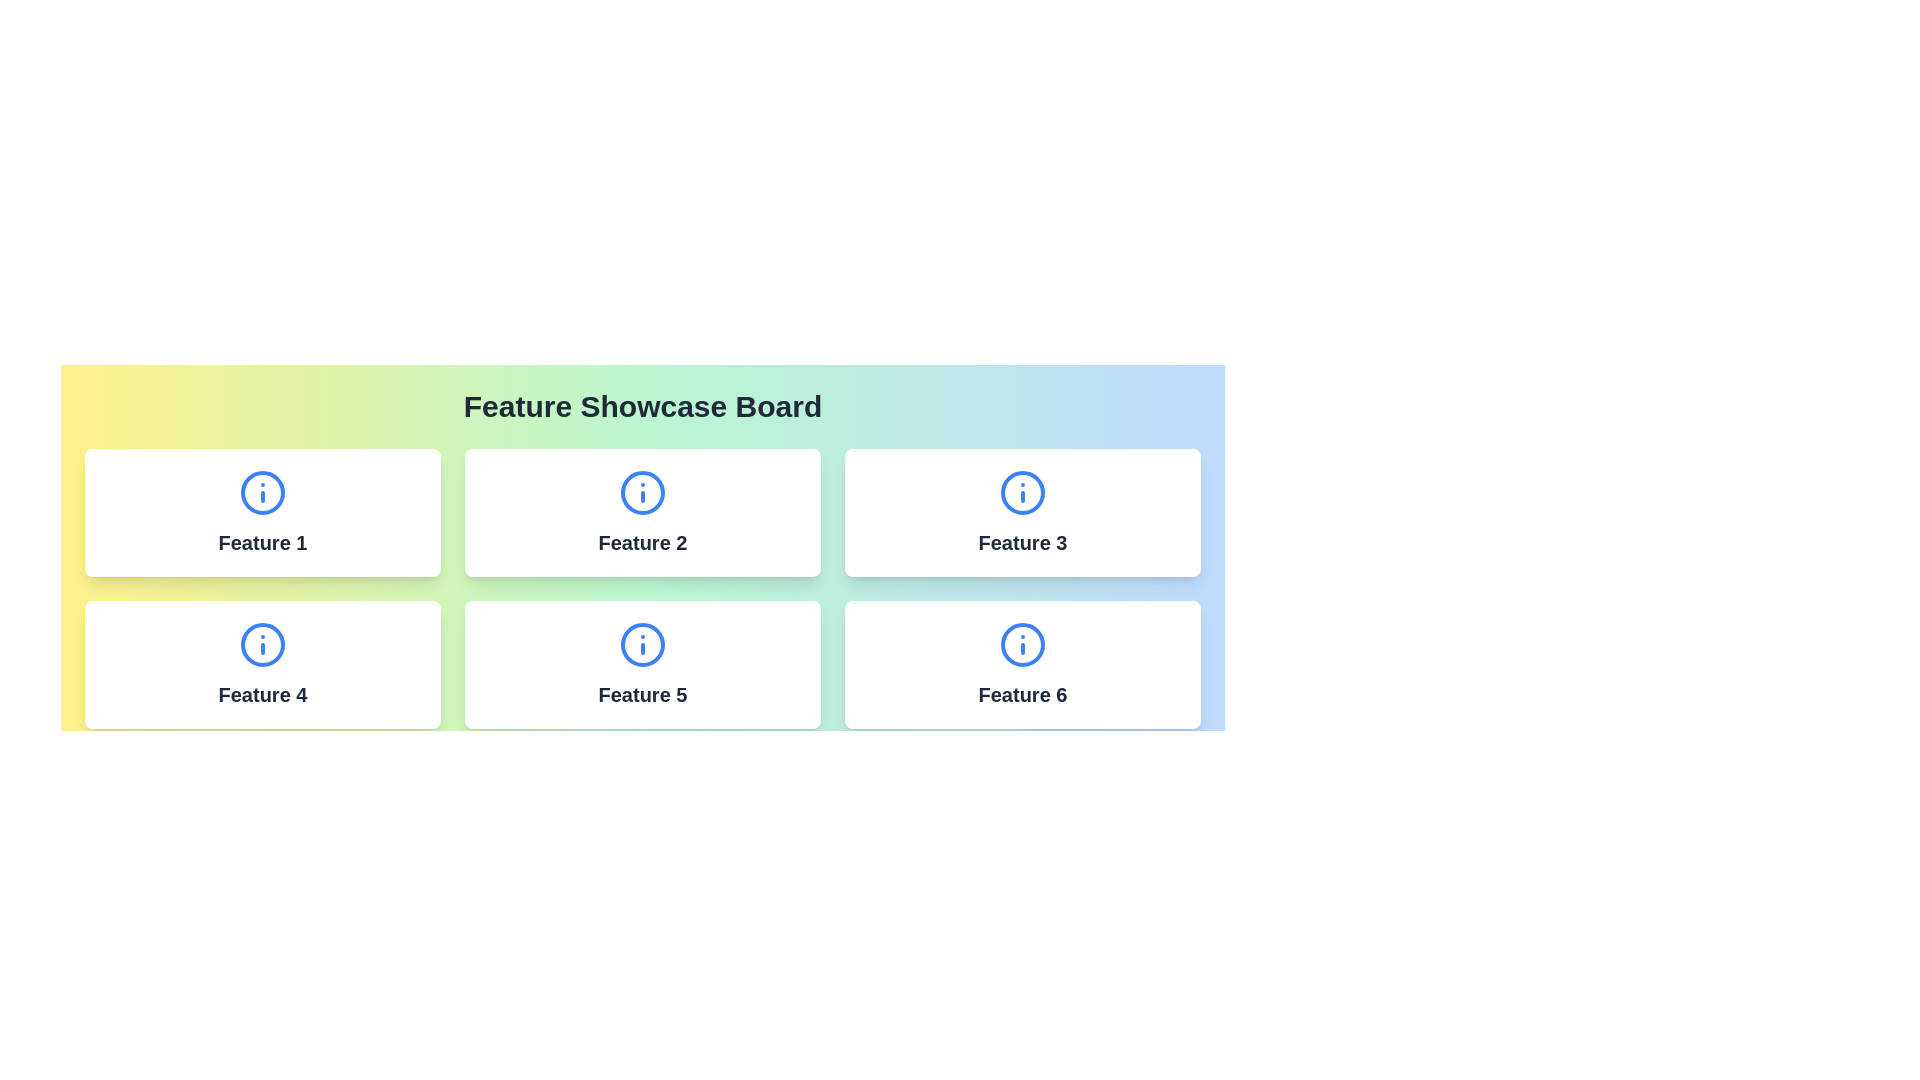 The image size is (1920, 1080). I want to click on text label that displays 'Feature 6', located in the bottom-right card of a 3x2 grid layout, directly below the blue circular icon, so click(1022, 693).